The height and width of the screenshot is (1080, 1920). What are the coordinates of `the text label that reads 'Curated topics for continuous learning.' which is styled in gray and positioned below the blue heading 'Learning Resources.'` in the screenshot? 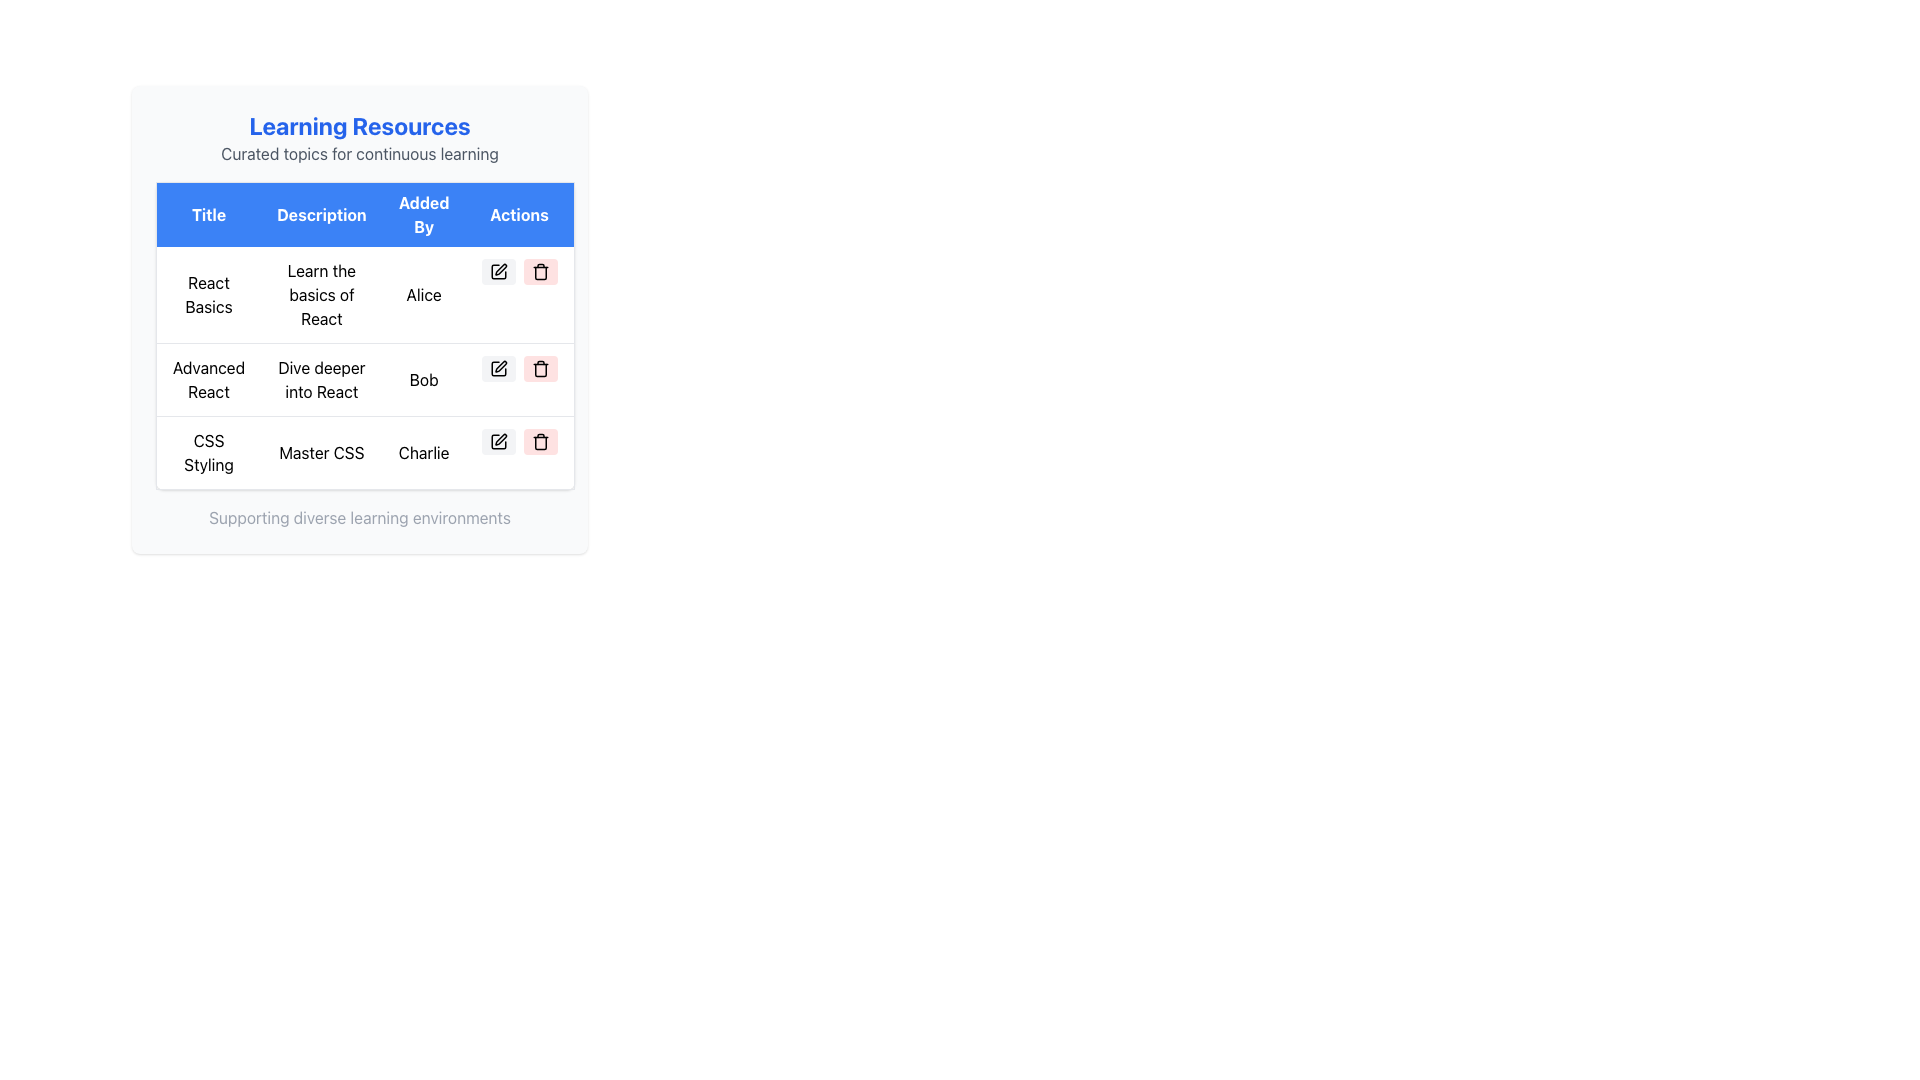 It's located at (360, 153).